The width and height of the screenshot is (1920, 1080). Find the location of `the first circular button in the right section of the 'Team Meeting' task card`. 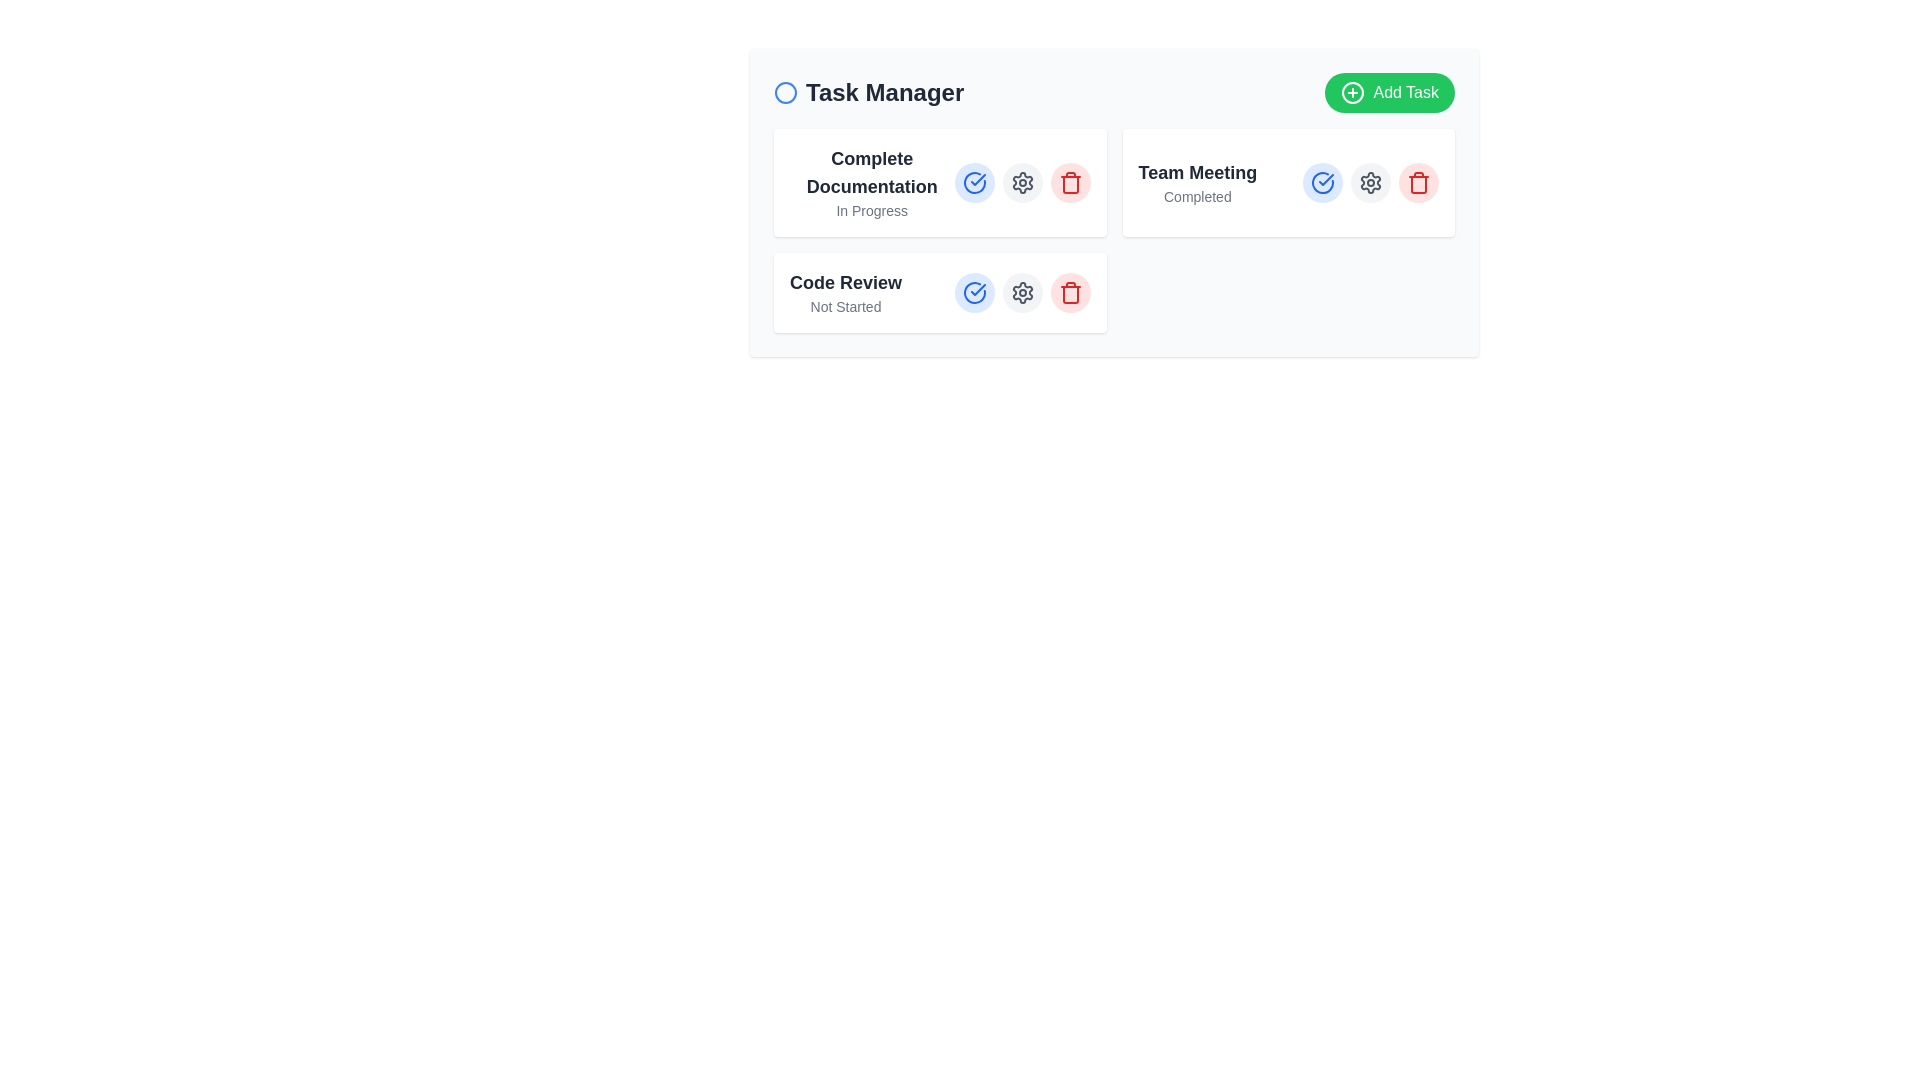

the first circular button in the right section of the 'Team Meeting' task card is located at coordinates (1323, 182).